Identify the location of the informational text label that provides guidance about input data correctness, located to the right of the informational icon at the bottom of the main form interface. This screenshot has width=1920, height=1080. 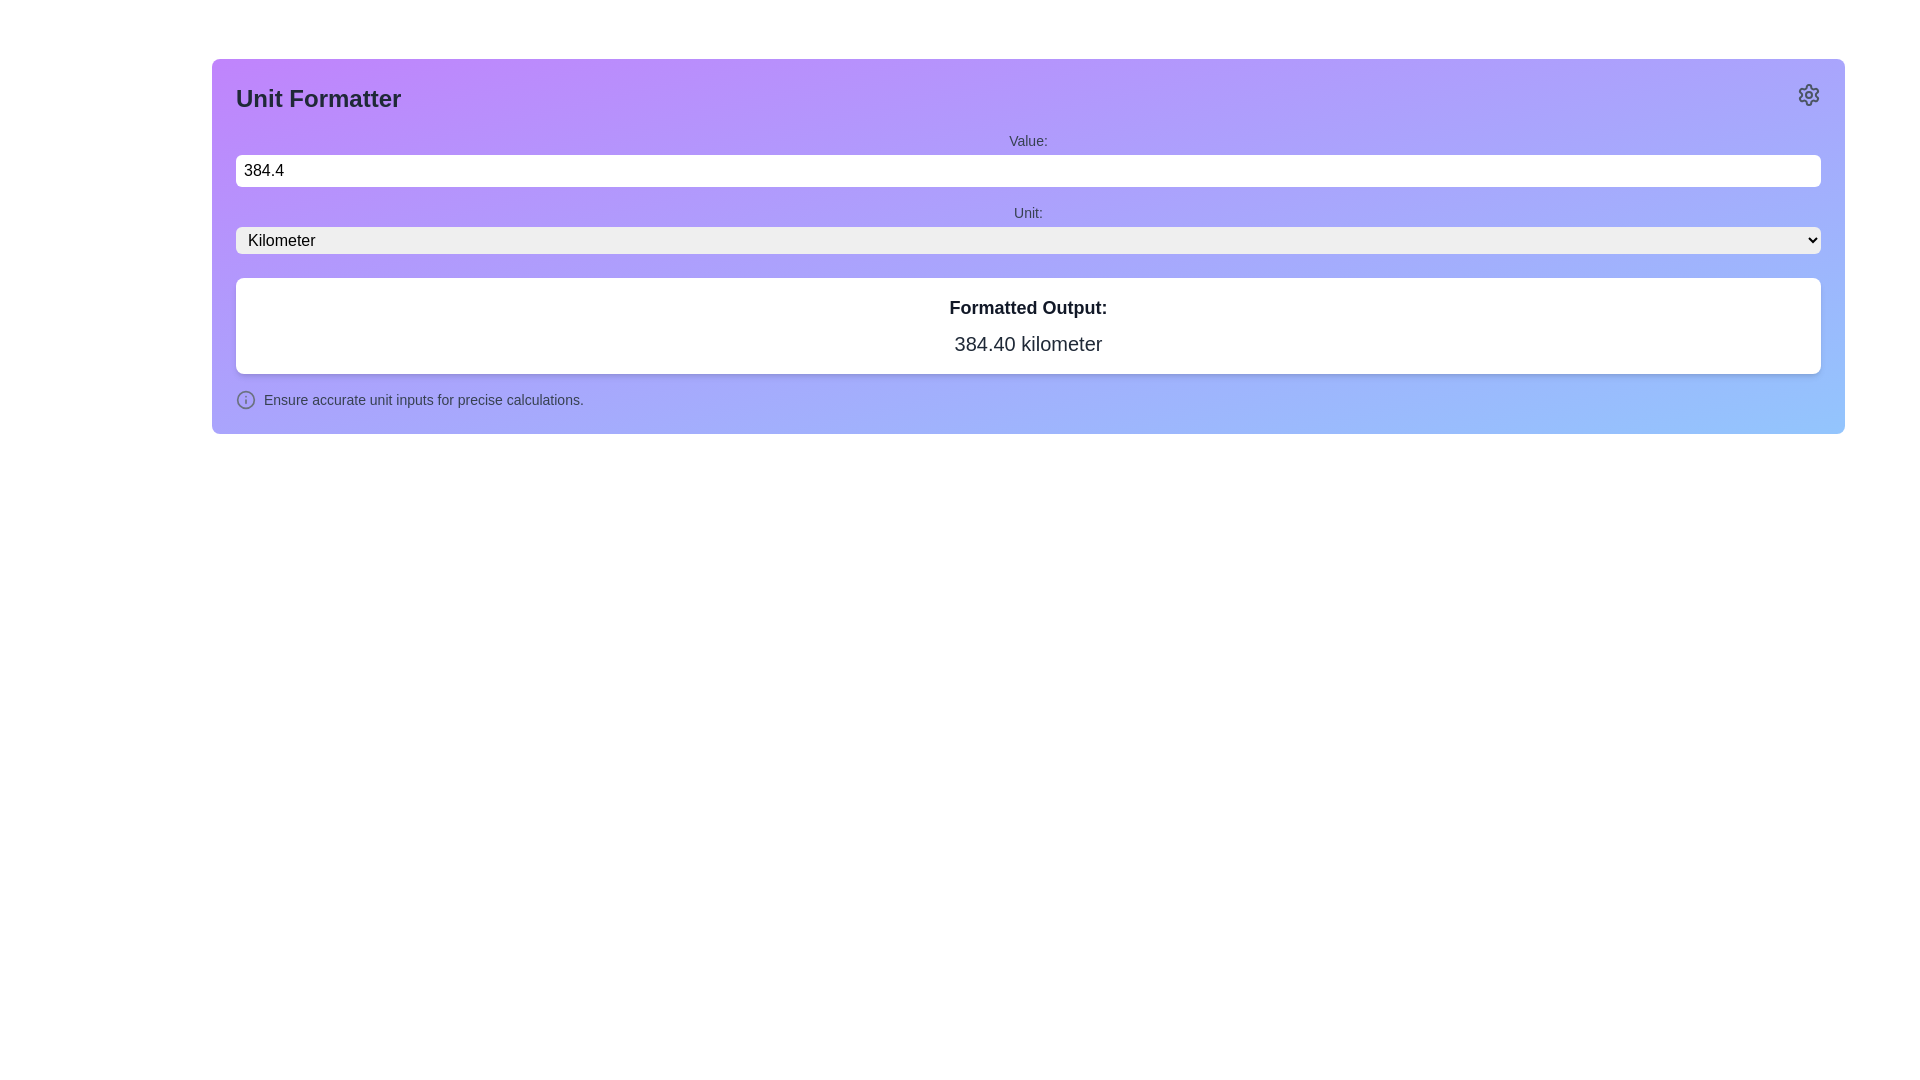
(422, 400).